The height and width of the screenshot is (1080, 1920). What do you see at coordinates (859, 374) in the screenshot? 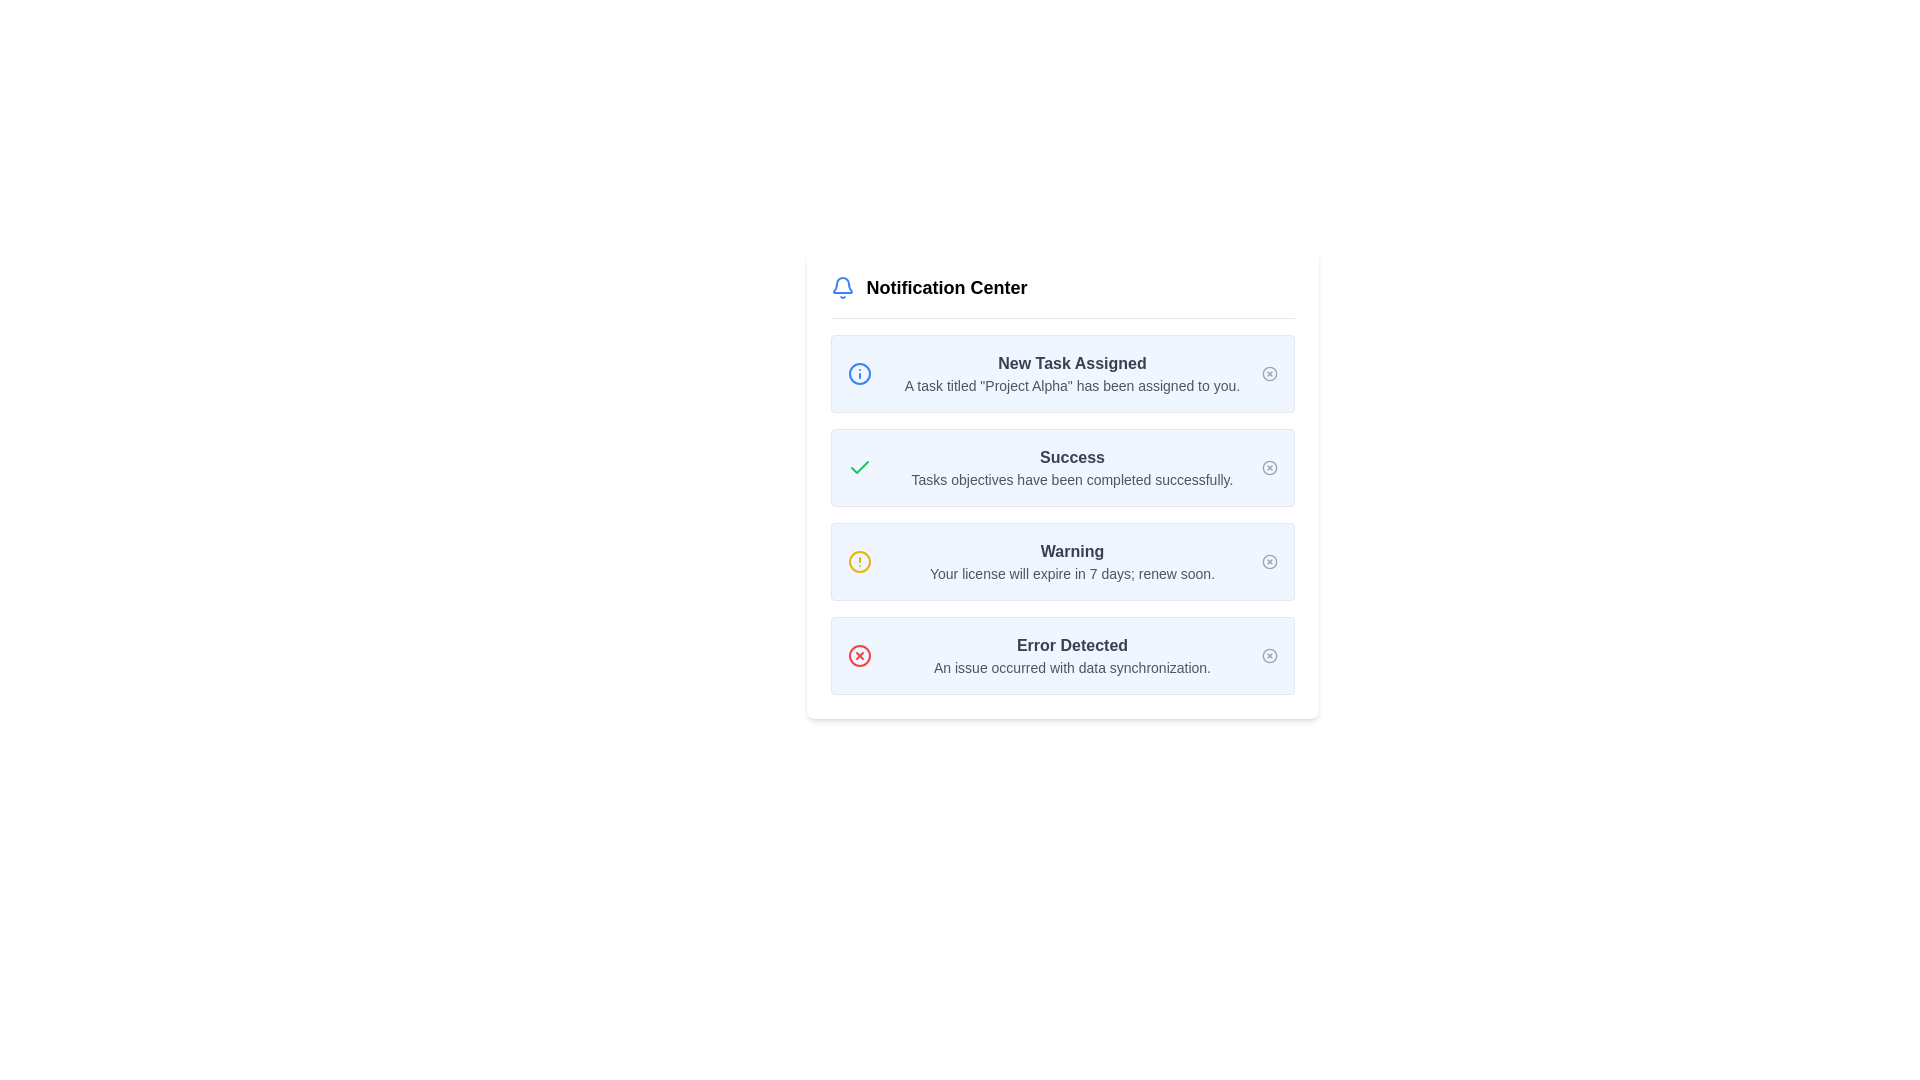
I see `the innermost circular part of the information icon associated with the notification titled 'New Task Assigned'` at bounding box center [859, 374].